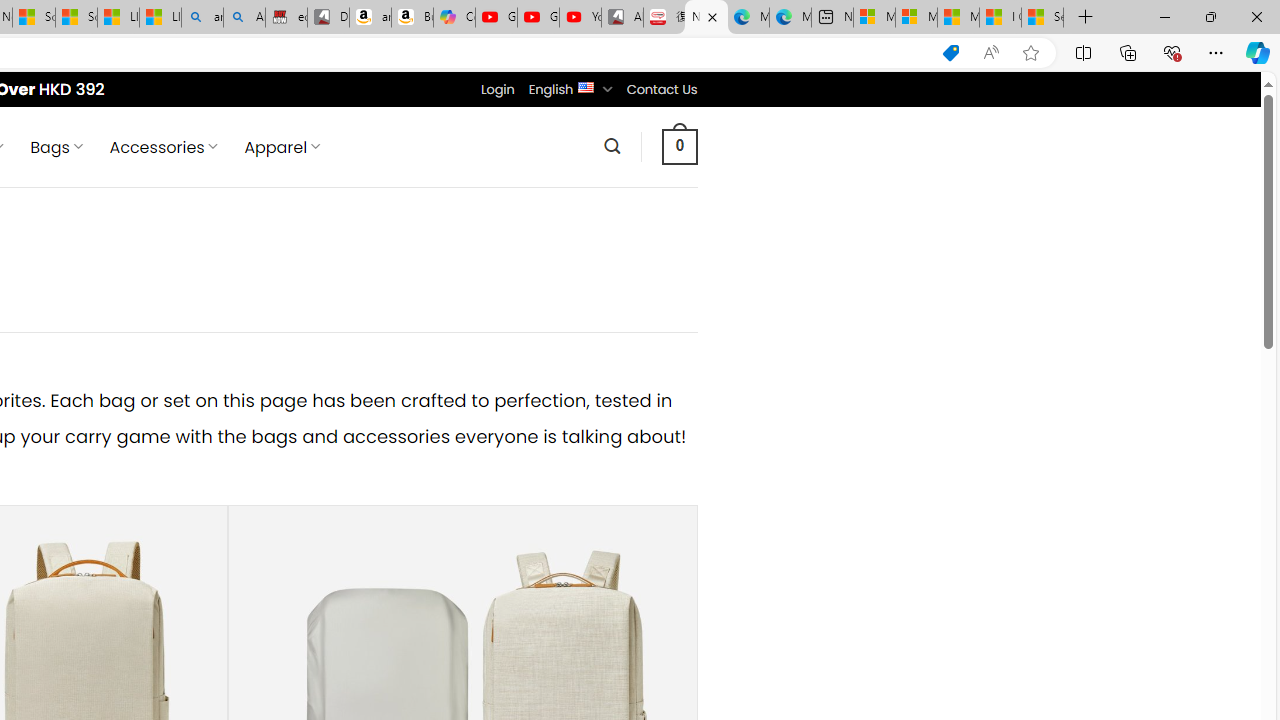 The width and height of the screenshot is (1280, 720). What do you see at coordinates (661, 88) in the screenshot?
I see `'Contact Us'` at bounding box center [661, 88].